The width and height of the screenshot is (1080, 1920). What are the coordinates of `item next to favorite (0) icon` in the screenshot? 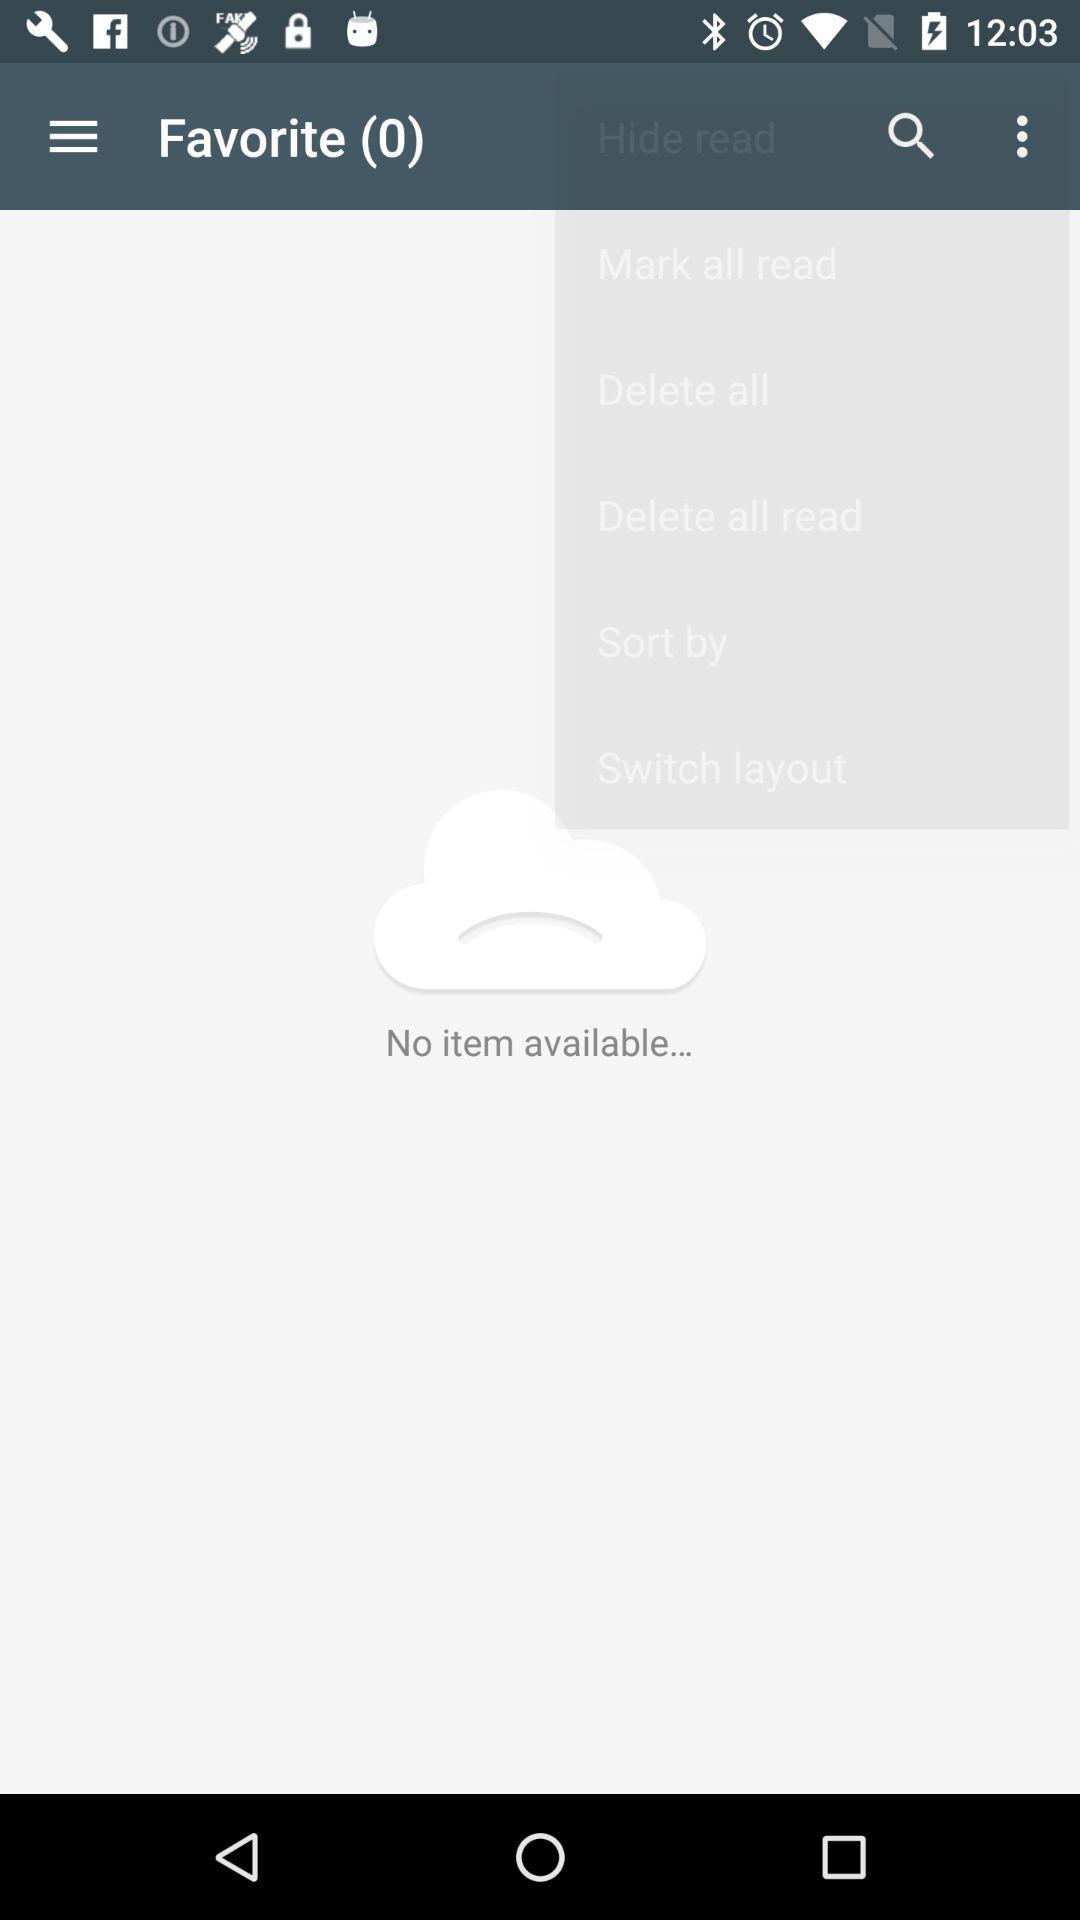 It's located at (72, 135).